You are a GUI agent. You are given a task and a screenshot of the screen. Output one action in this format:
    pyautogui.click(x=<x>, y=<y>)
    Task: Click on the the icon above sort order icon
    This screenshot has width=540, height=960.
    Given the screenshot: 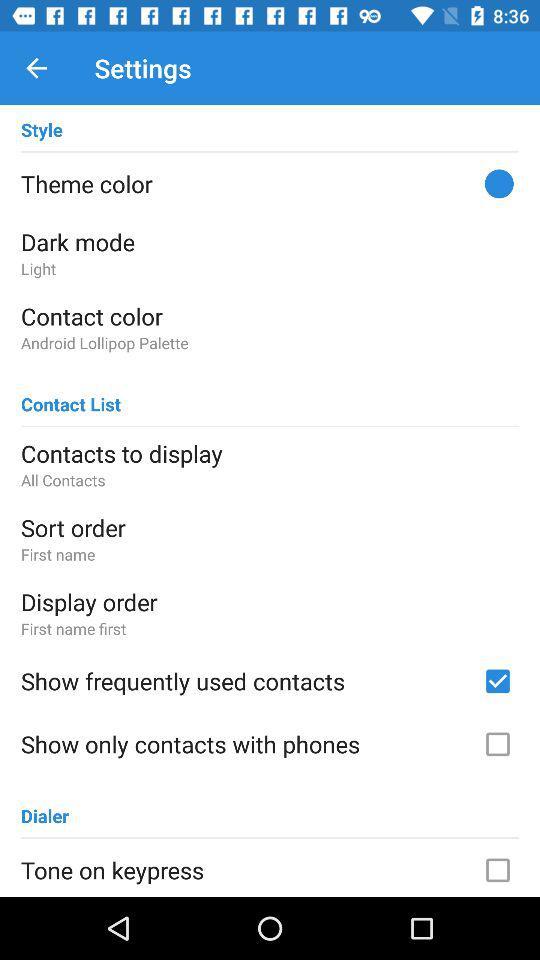 What is the action you would take?
    pyautogui.click(x=270, y=480)
    